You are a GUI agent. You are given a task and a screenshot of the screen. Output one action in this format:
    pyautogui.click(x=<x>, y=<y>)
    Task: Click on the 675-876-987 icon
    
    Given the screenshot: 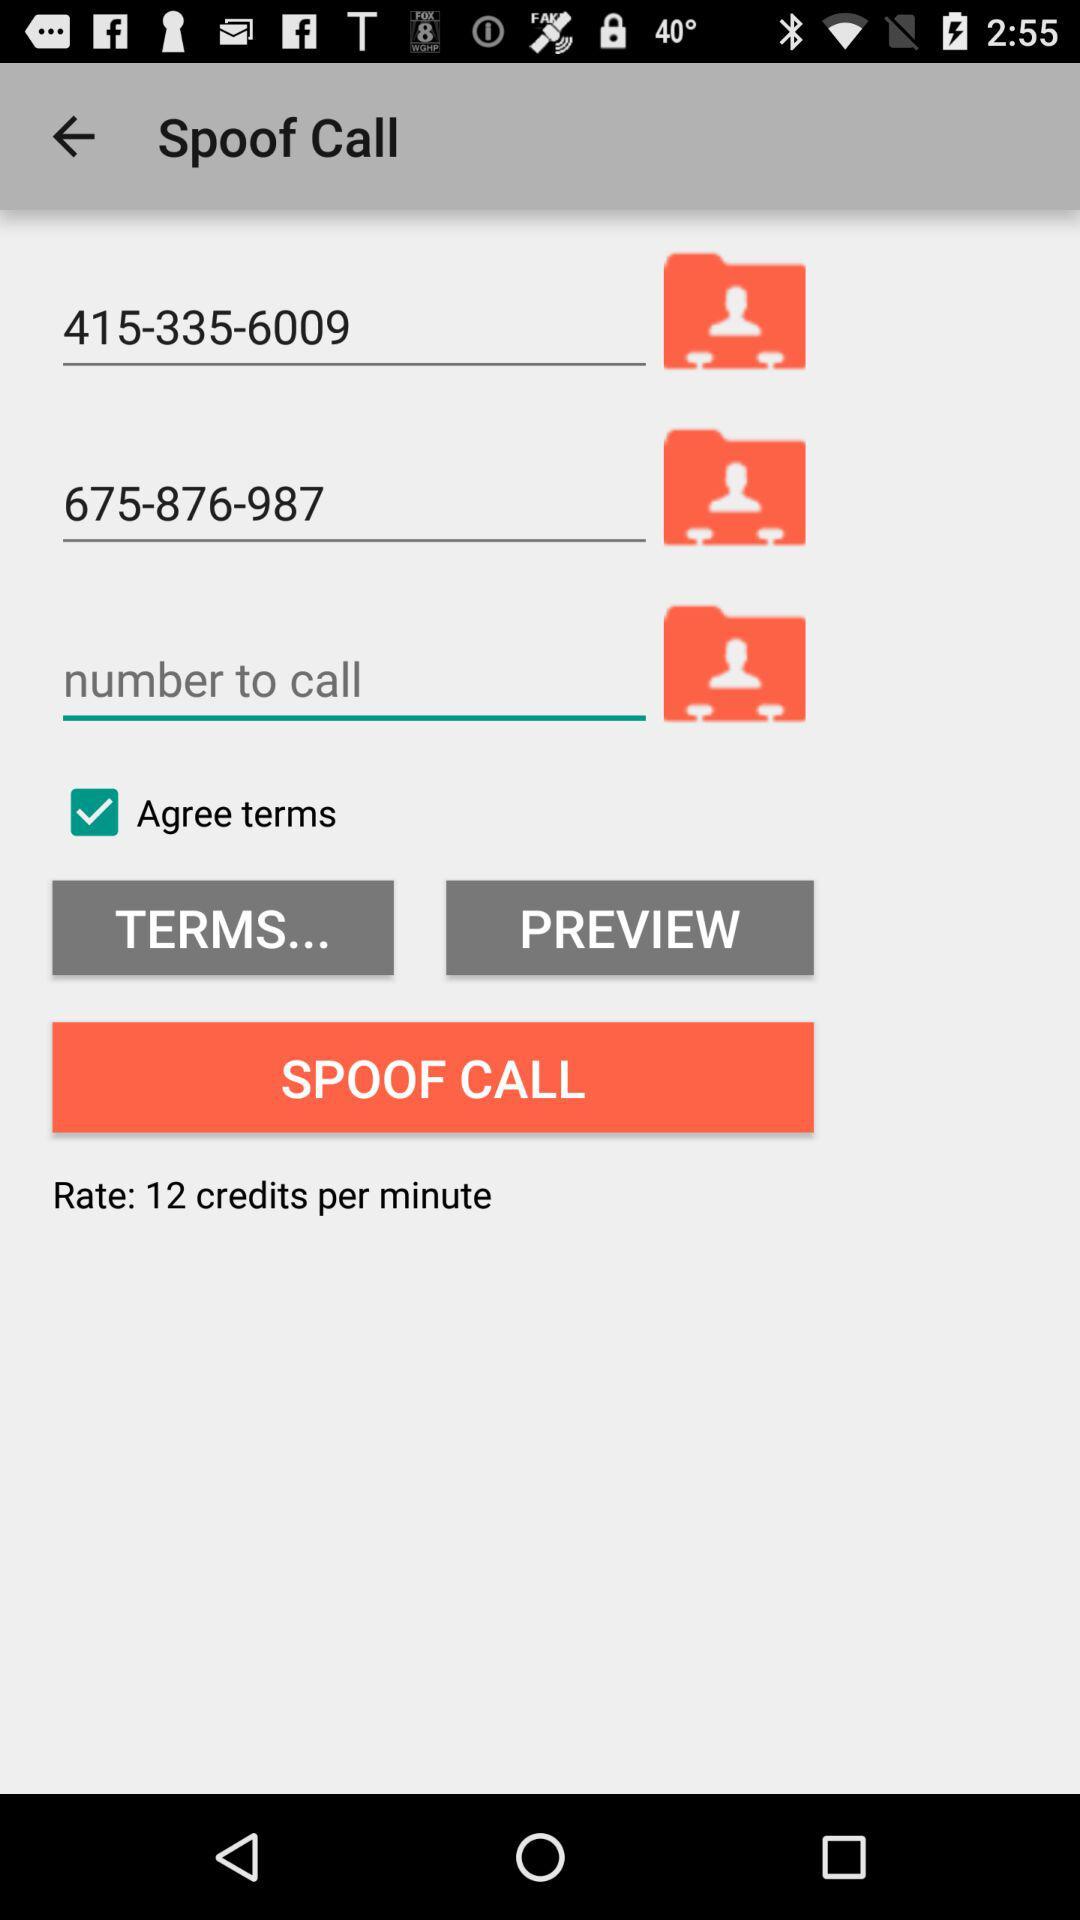 What is the action you would take?
    pyautogui.click(x=353, y=503)
    